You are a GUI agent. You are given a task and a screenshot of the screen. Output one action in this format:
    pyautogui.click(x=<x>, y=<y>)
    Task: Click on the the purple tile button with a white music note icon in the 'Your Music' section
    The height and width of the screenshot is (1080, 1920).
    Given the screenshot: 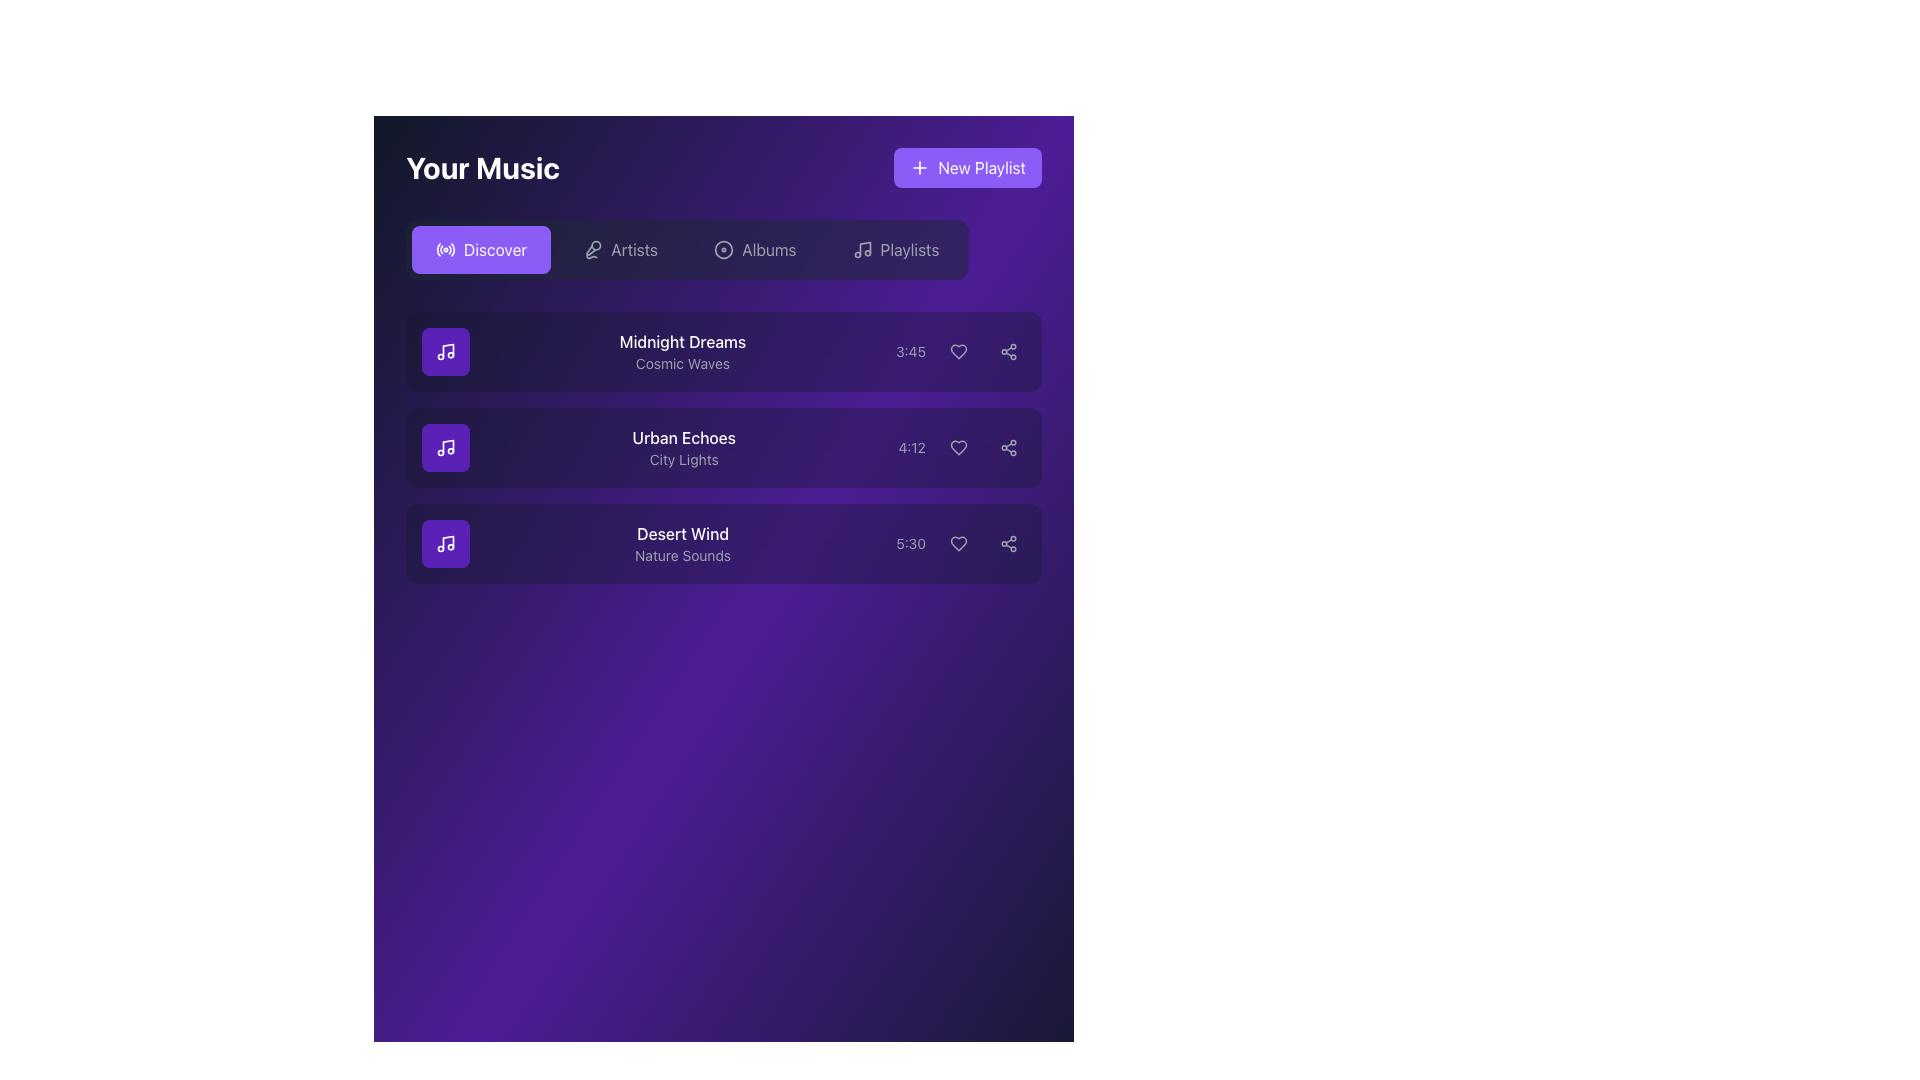 What is the action you would take?
    pyautogui.click(x=445, y=543)
    